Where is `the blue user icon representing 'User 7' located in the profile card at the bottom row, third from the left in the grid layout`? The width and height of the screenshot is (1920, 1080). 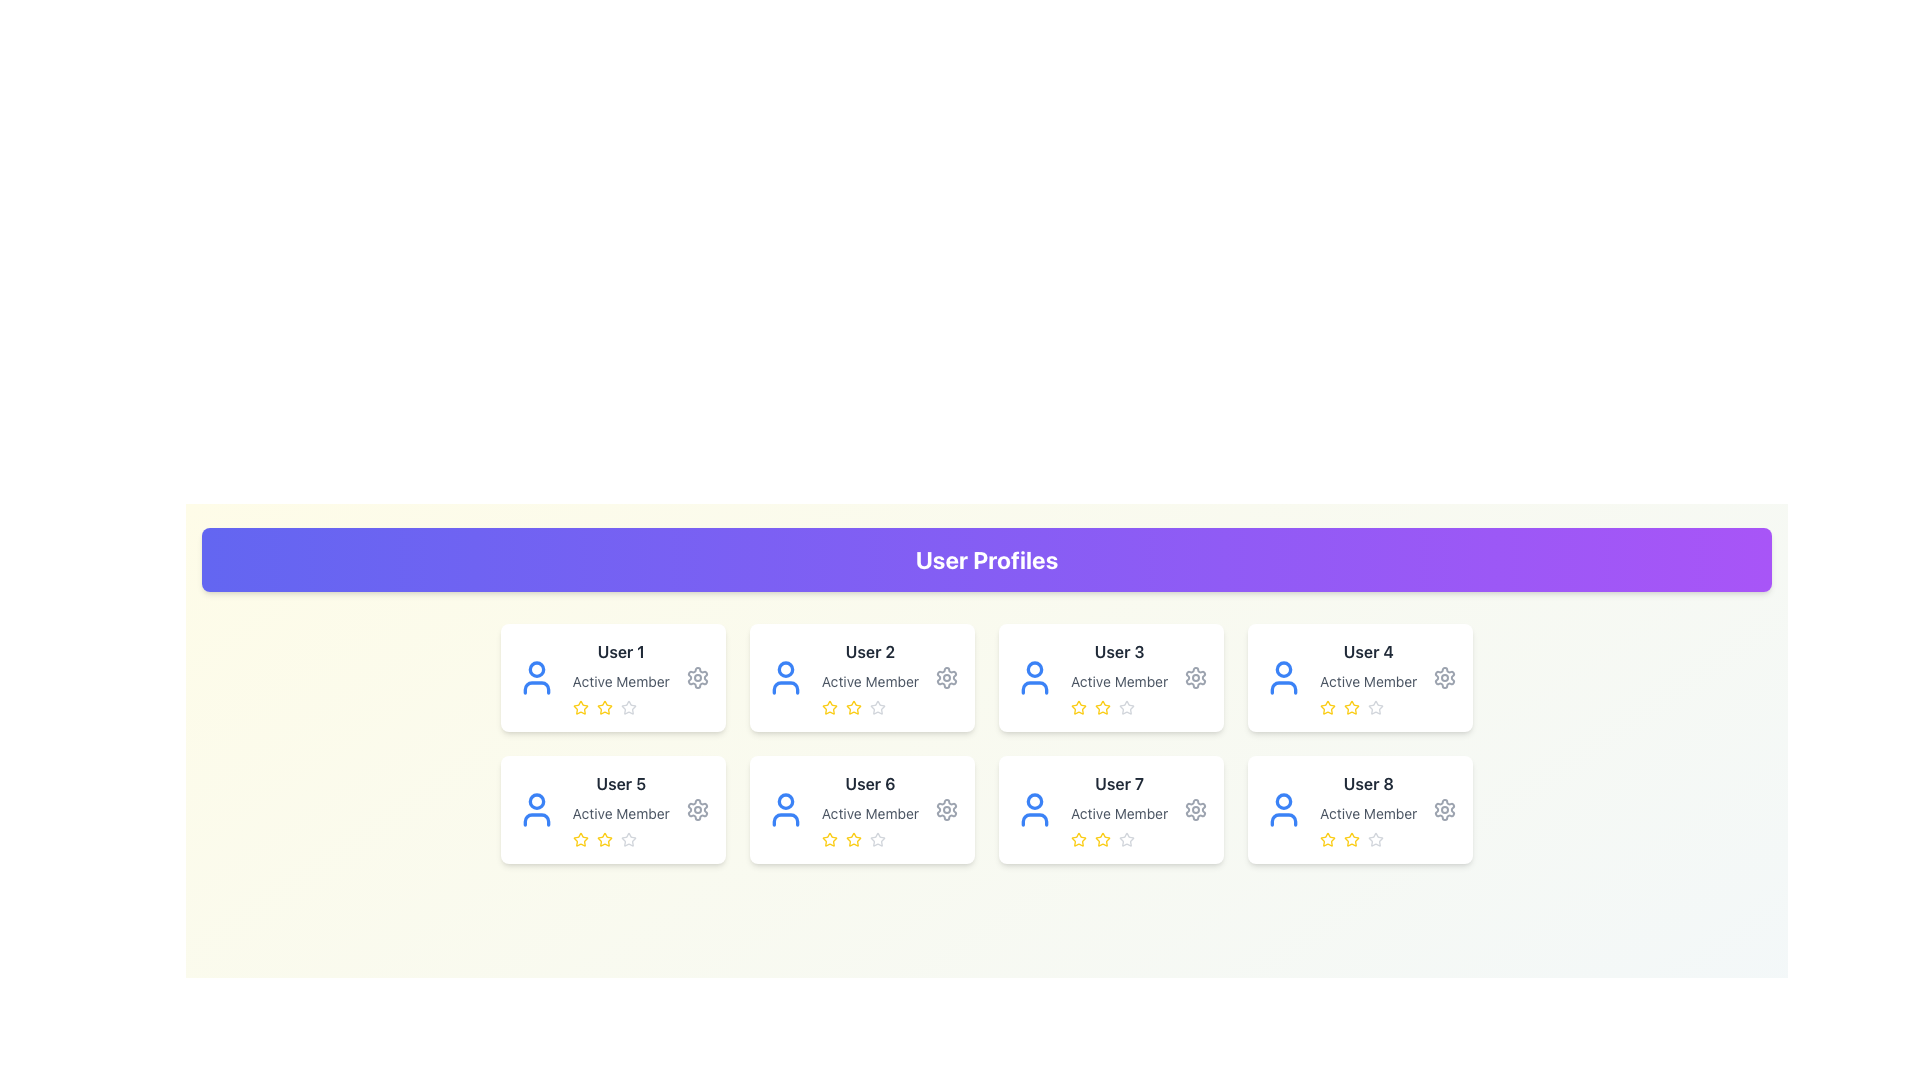
the blue user icon representing 'User 7' located in the profile card at the bottom row, third from the left in the grid layout is located at coordinates (1035, 810).